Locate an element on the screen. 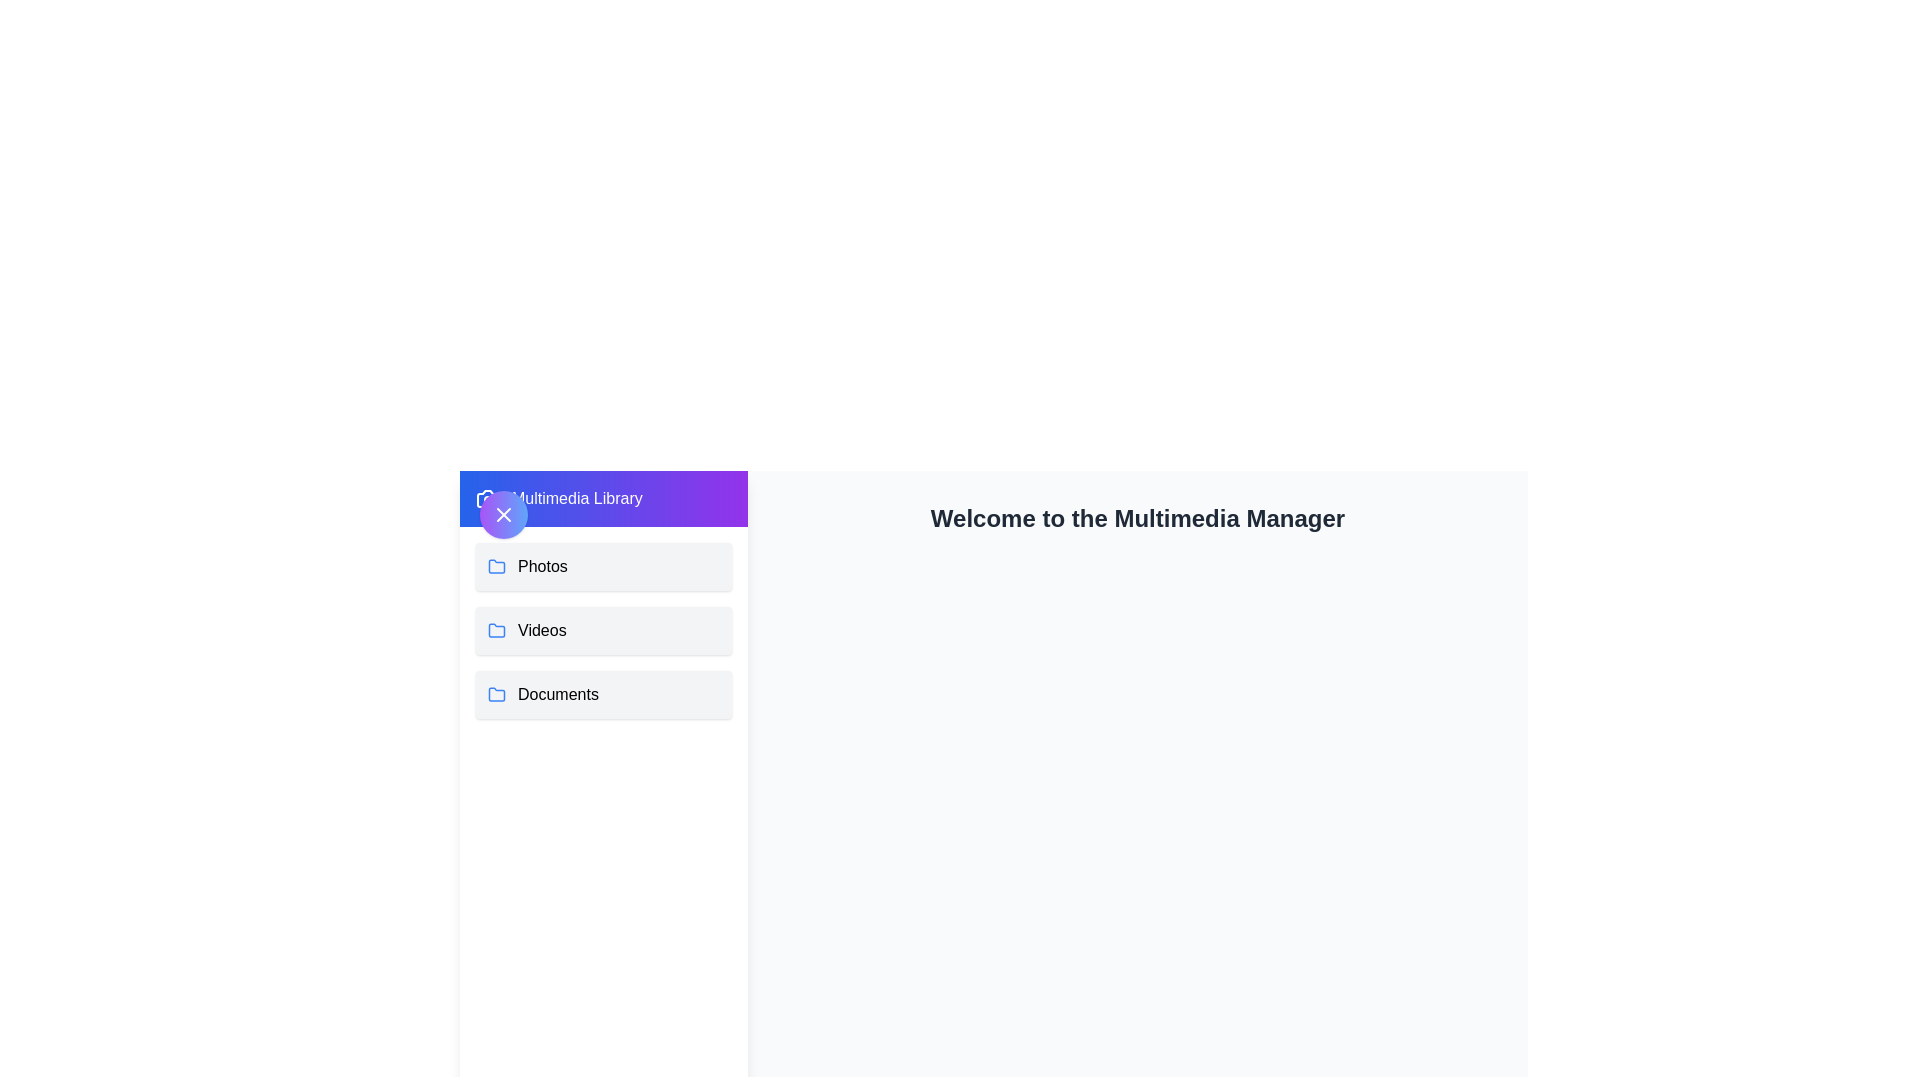 The image size is (1920, 1080). the category Photos from the menu is located at coordinates (603, 567).